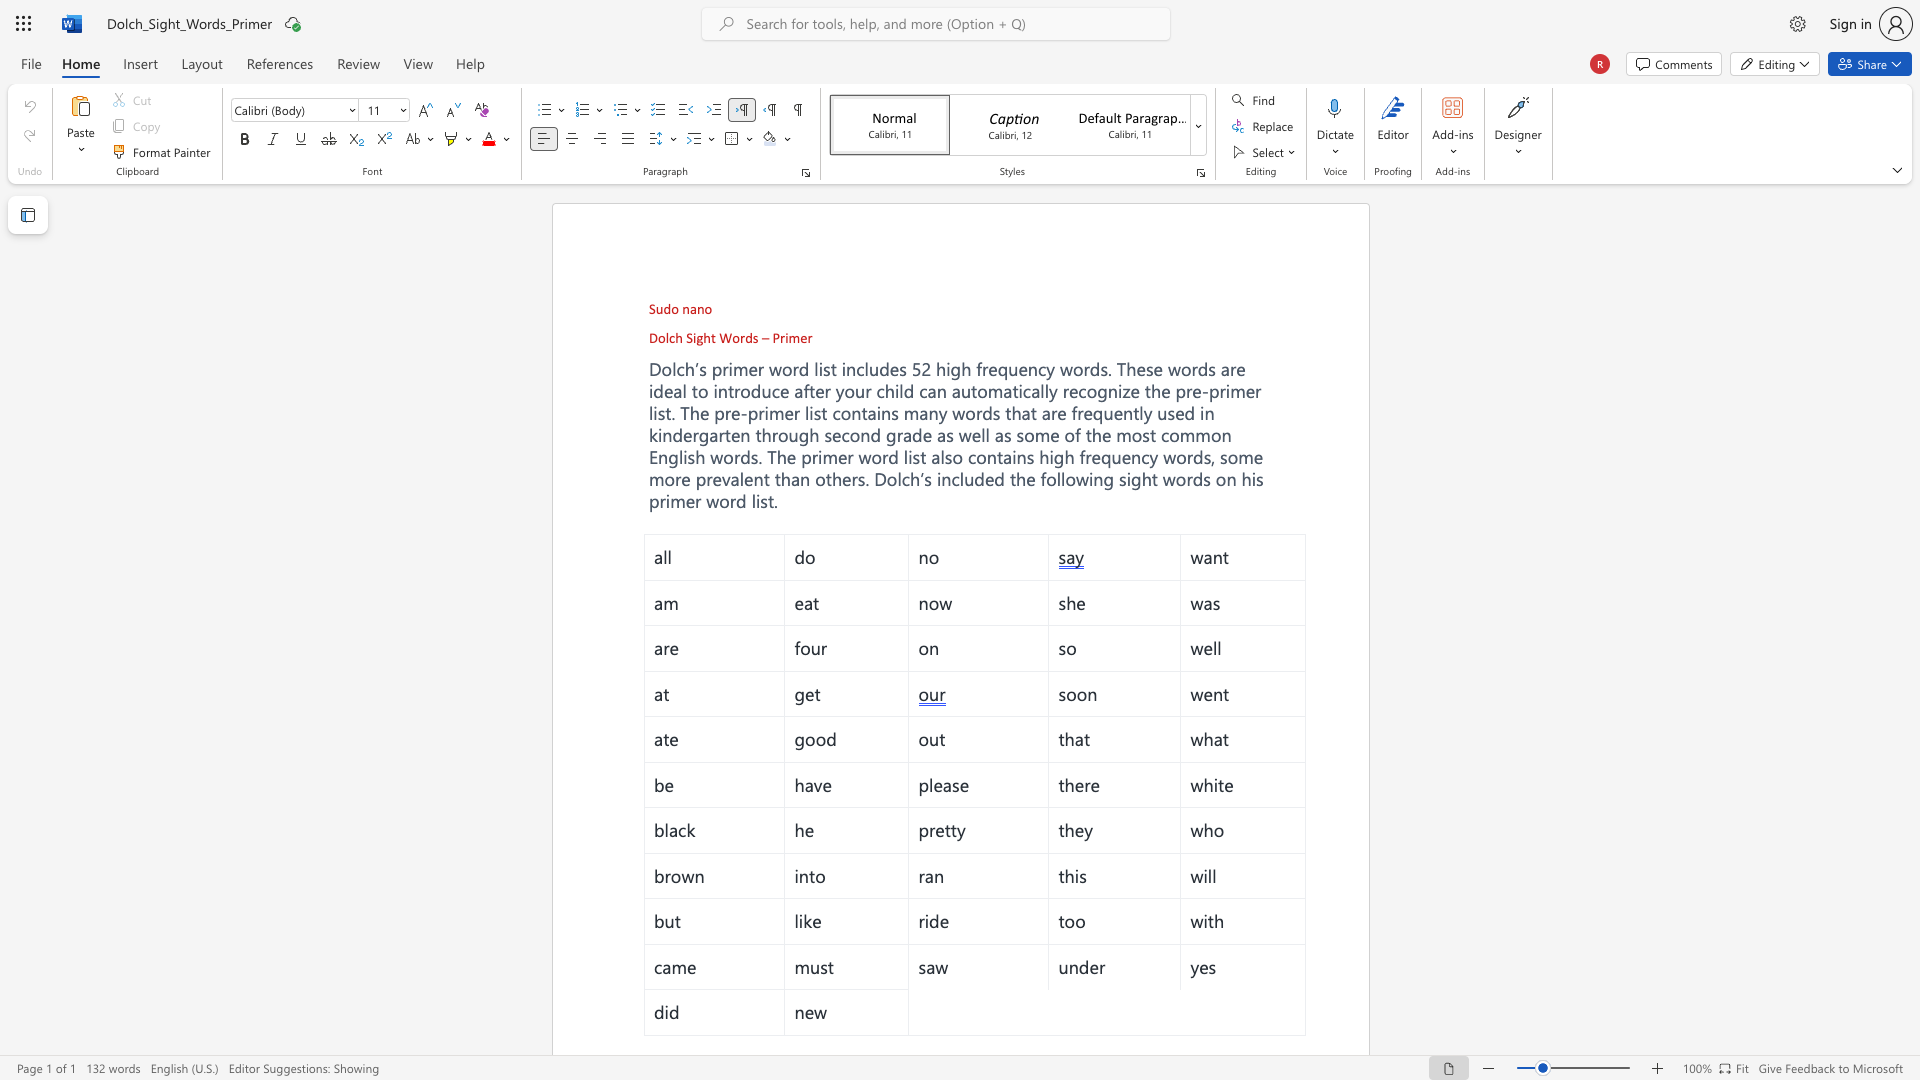 This screenshot has width=1920, height=1080. What do you see at coordinates (703, 337) in the screenshot?
I see `the subset text "ht Words – Pr" within the text "Dolch Sight Words – Primer"` at bounding box center [703, 337].